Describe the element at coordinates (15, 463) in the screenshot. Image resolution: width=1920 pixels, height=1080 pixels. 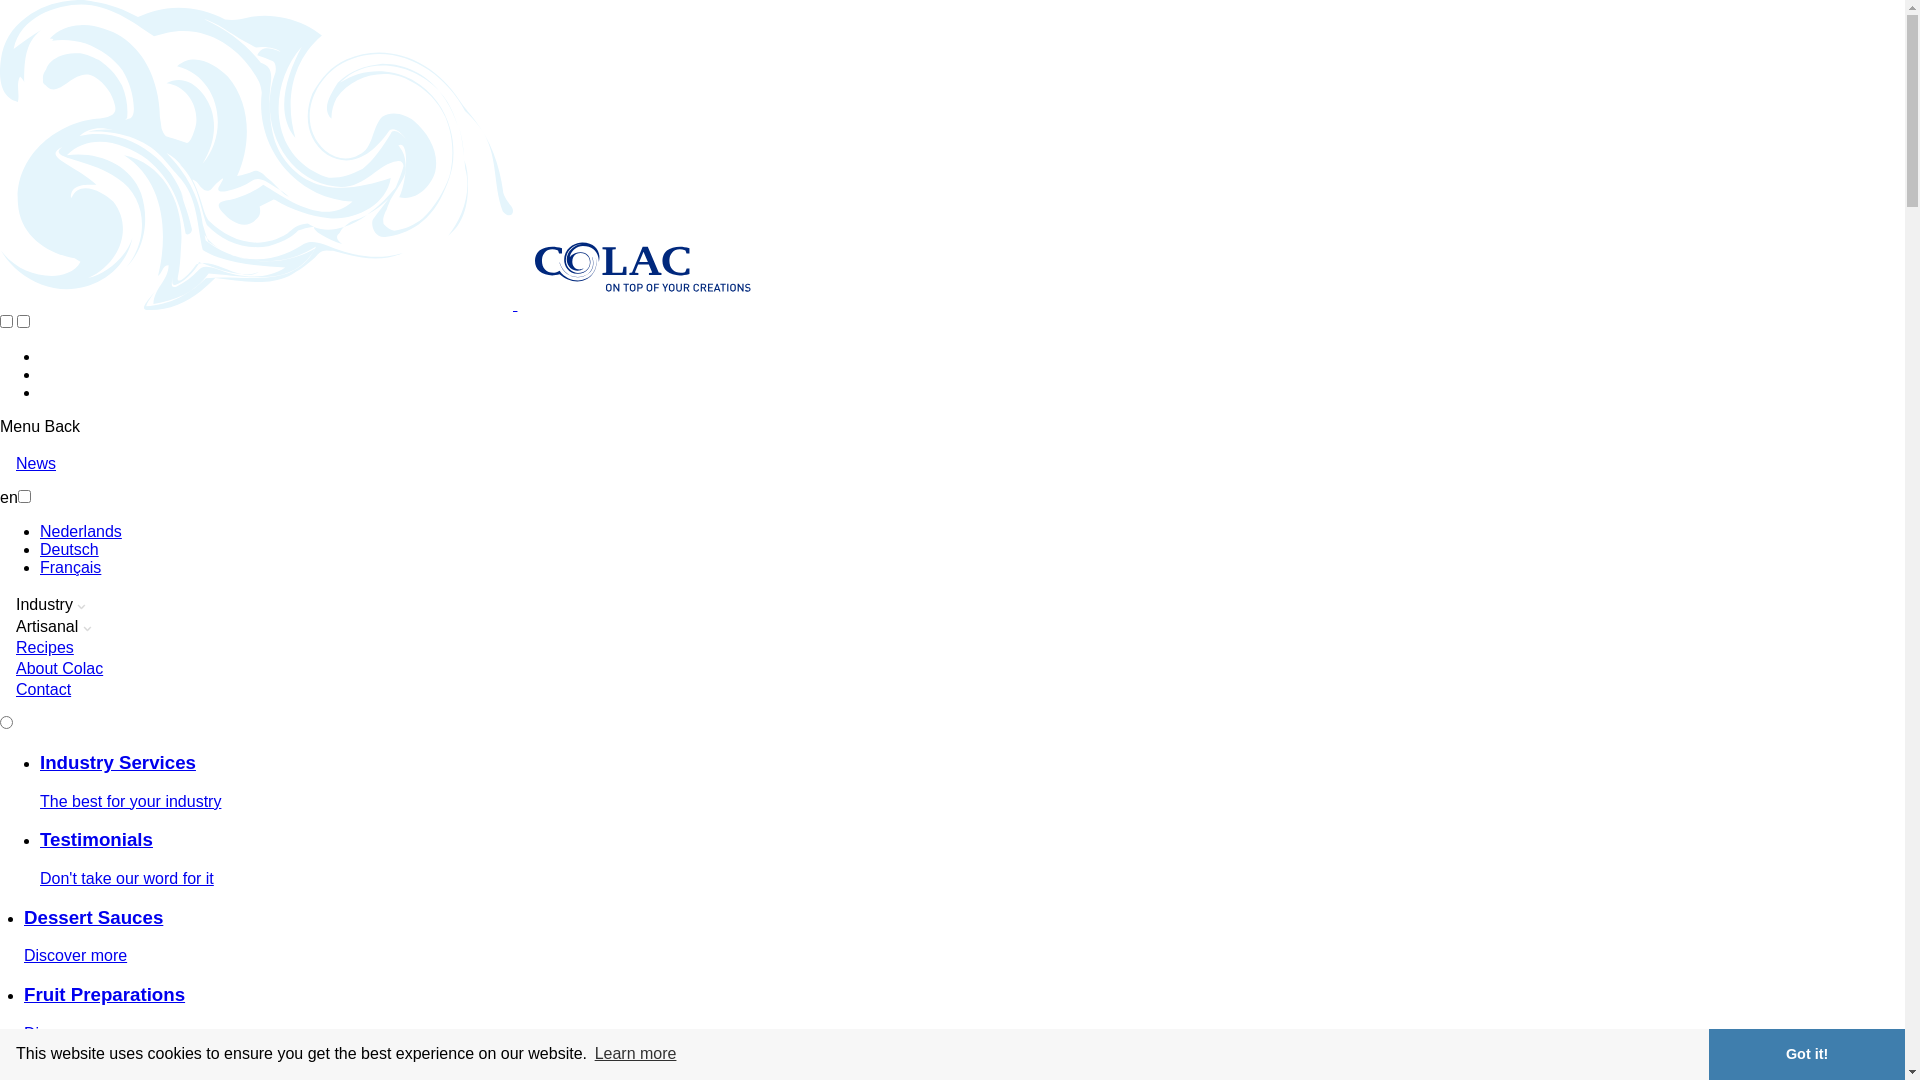
I see `'News'` at that location.